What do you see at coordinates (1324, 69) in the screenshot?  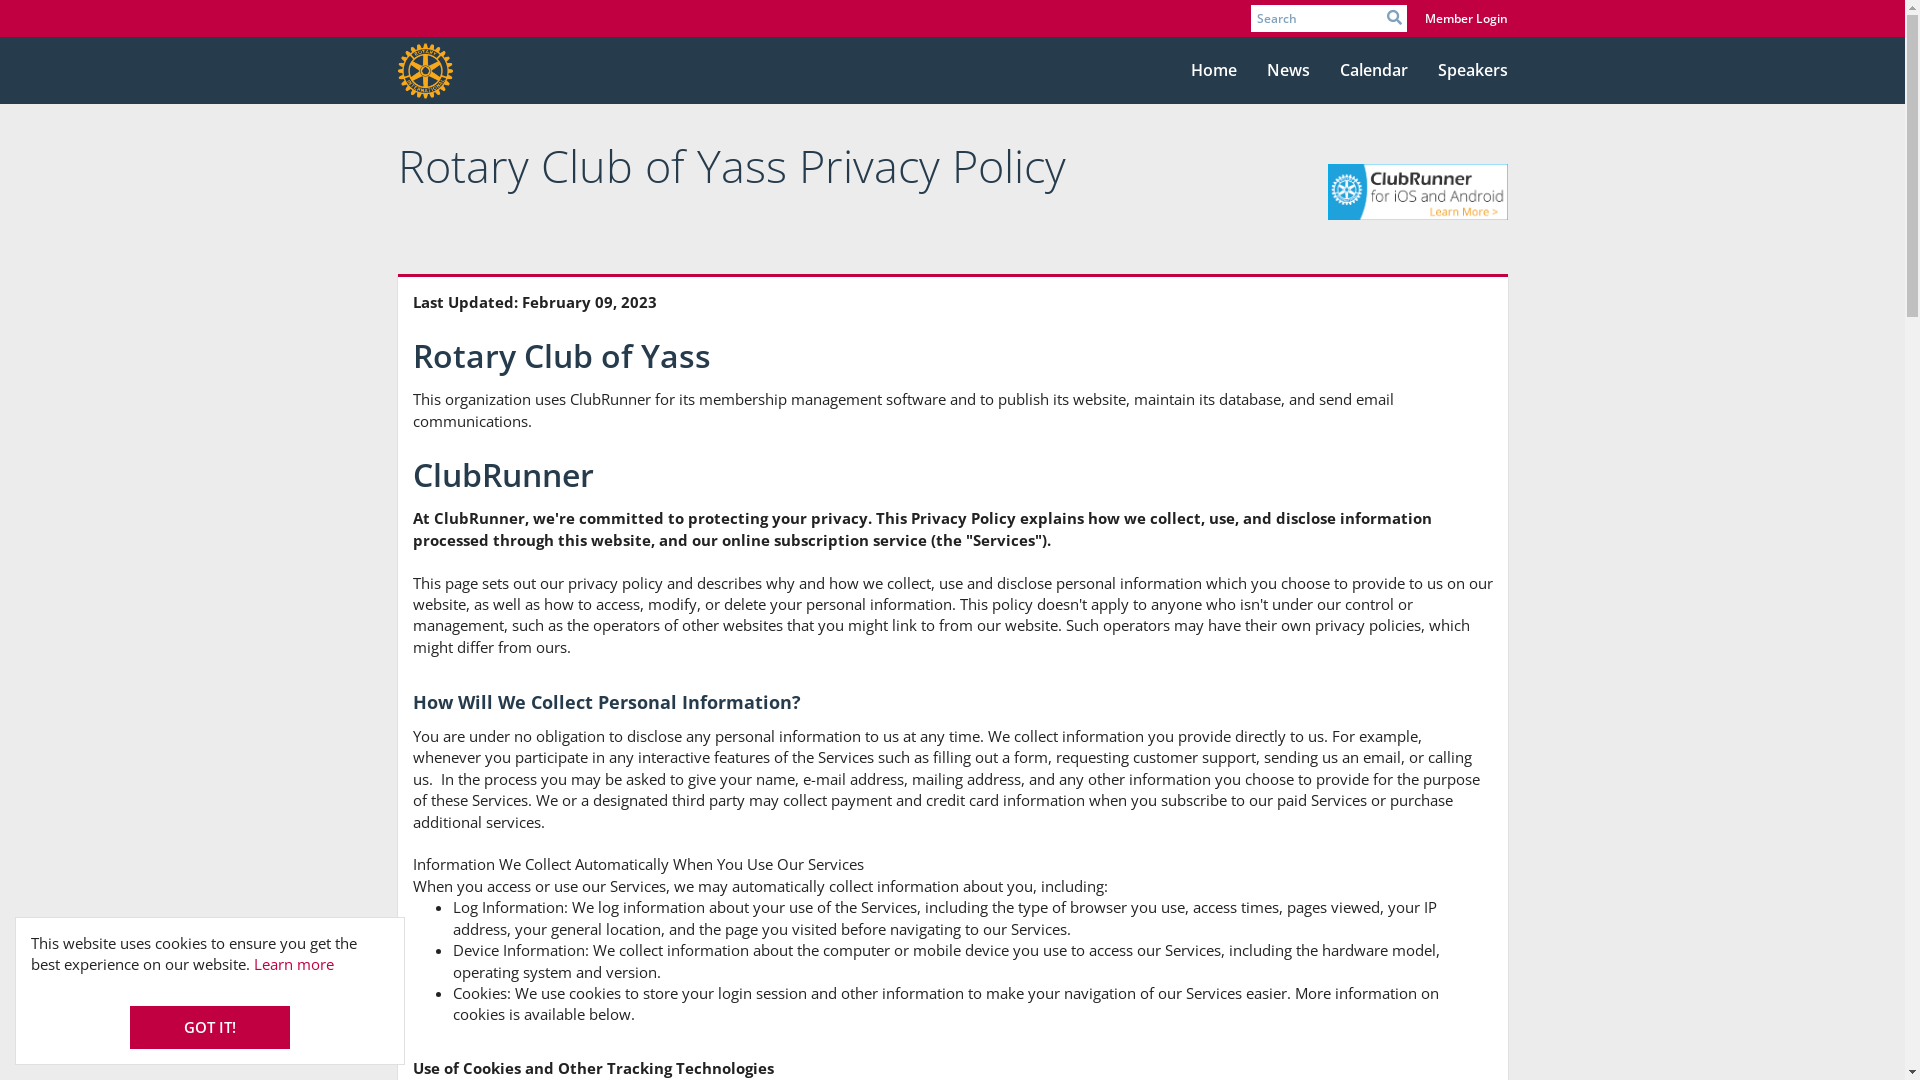 I see `'Calendar'` at bounding box center [1324, 69].